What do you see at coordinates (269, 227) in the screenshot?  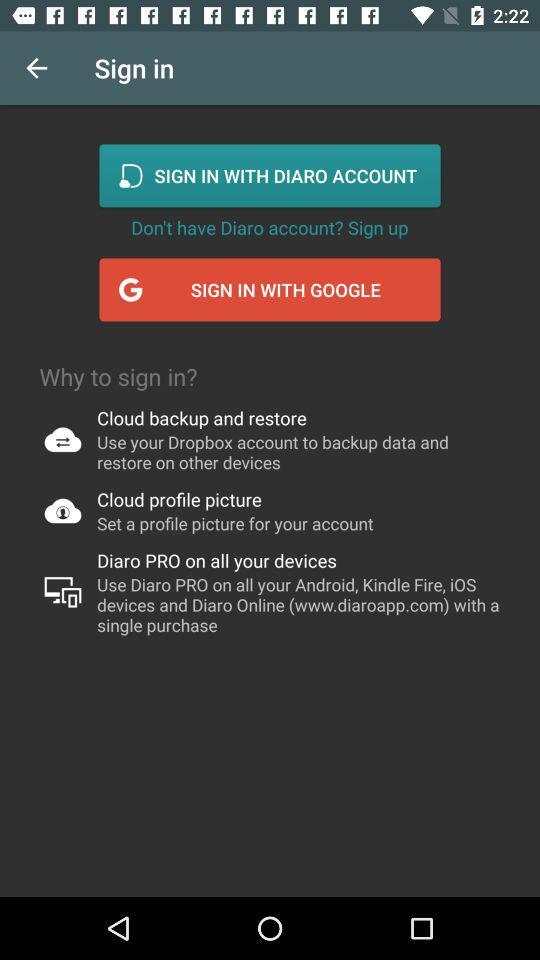 I see `the icon below the sign in with` at bounding box center [269, 227].